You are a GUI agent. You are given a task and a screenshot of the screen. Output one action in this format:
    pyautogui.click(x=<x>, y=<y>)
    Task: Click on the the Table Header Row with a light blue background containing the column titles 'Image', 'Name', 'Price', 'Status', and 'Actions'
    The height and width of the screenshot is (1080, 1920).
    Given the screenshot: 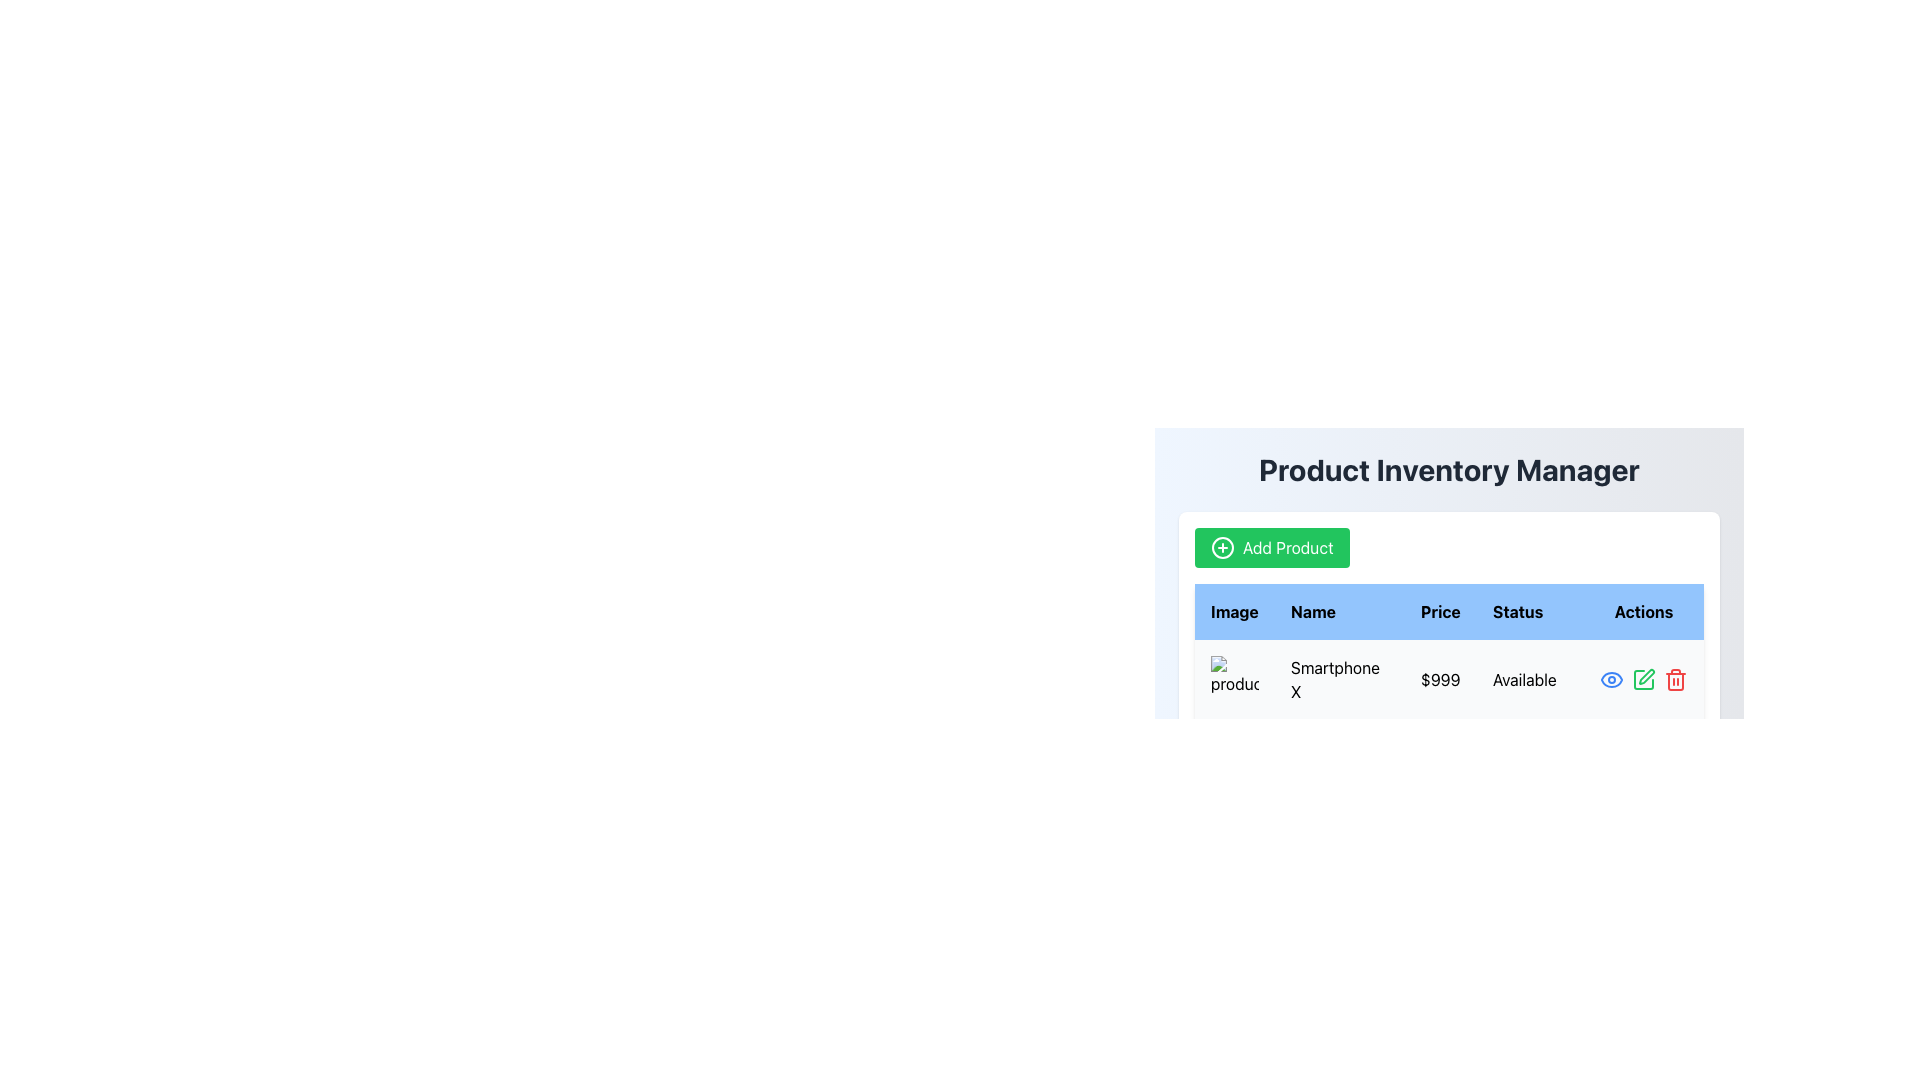 What is the action you would take?
    pyautogui.click(x=1449, y=611)
    